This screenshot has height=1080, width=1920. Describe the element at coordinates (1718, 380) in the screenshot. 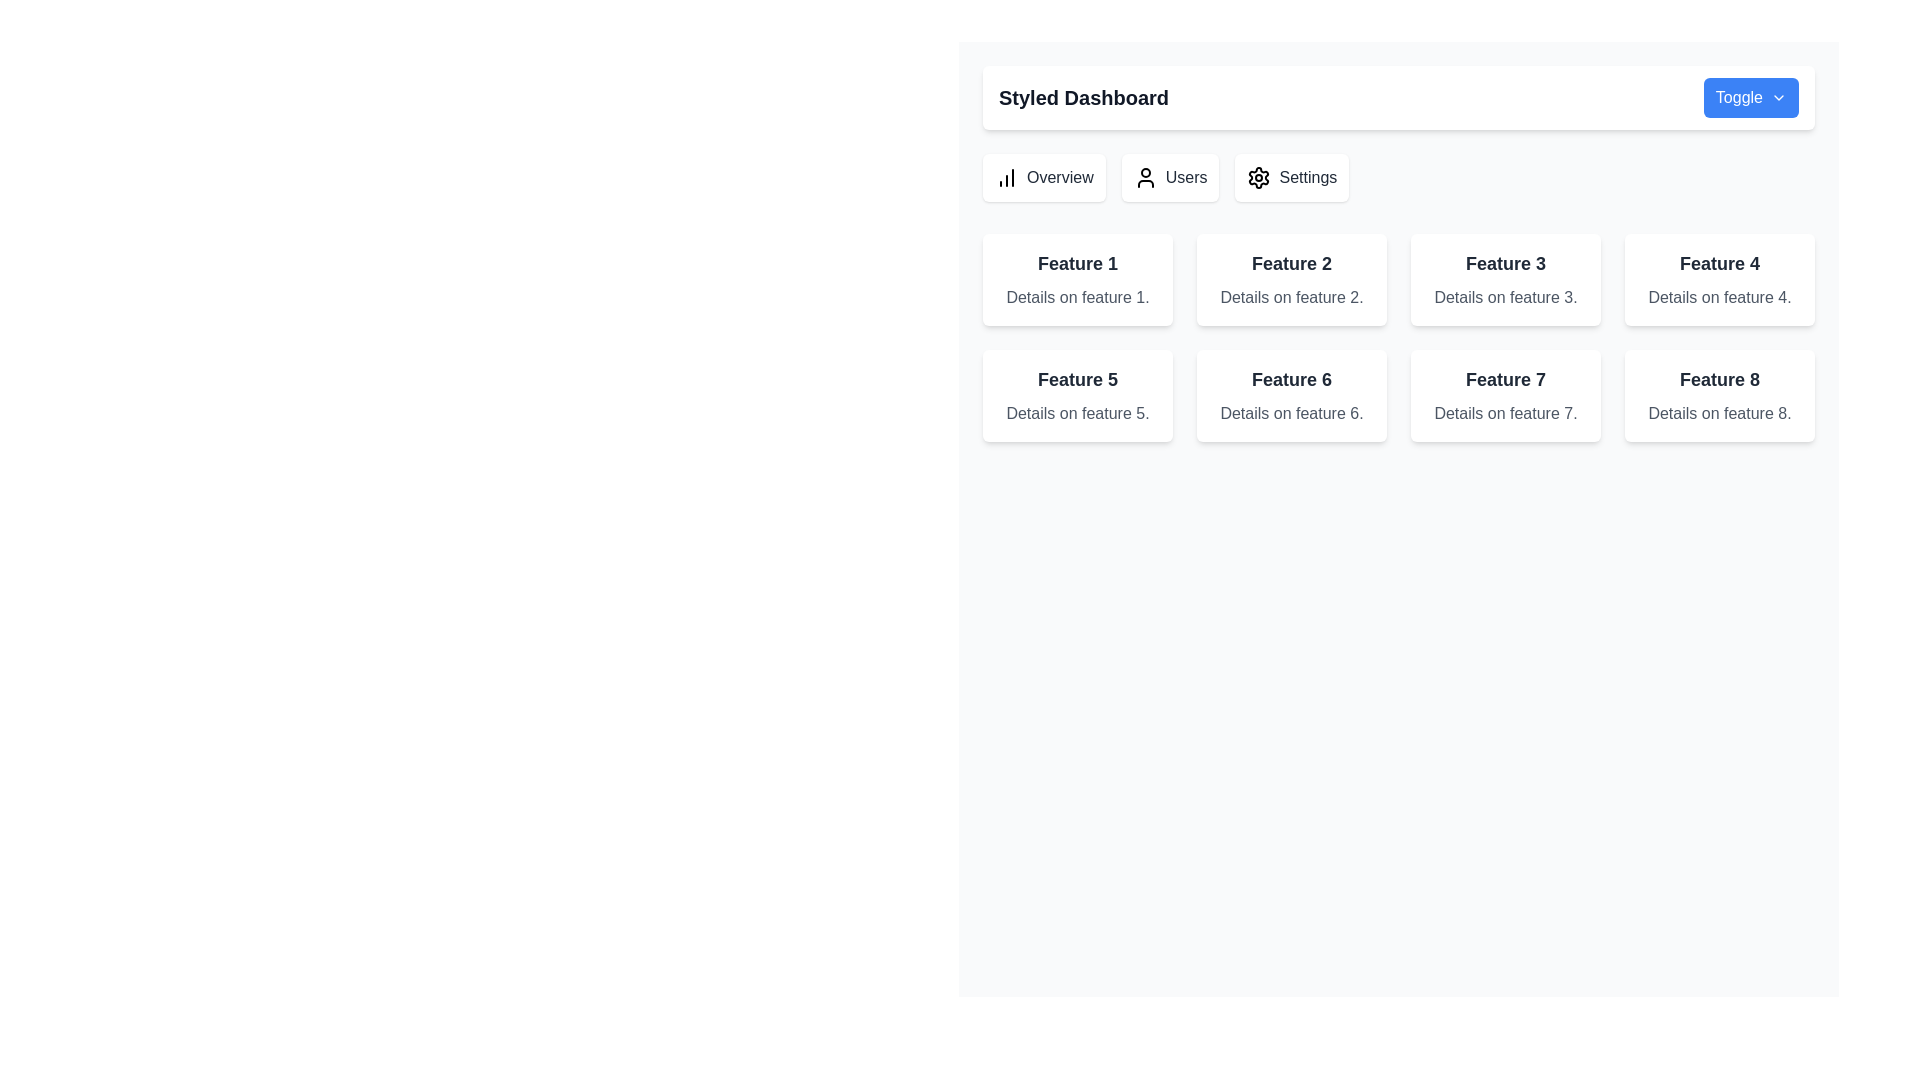

I see `the text label that serves as the title for the card representing 'Feature 8', positioned in the lower-right corner of the grid layout` at that location.